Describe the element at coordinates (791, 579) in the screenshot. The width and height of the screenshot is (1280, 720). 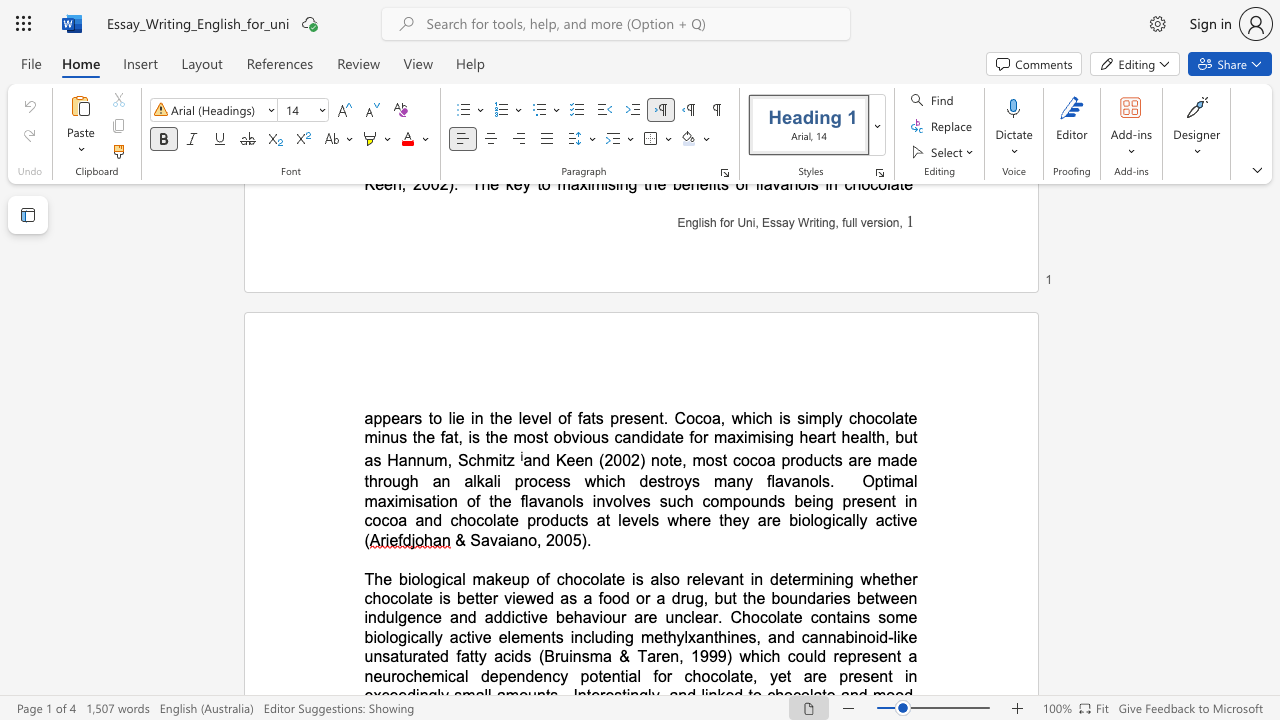
I see `the subset text "ermin" within the text "determining"` at that location.